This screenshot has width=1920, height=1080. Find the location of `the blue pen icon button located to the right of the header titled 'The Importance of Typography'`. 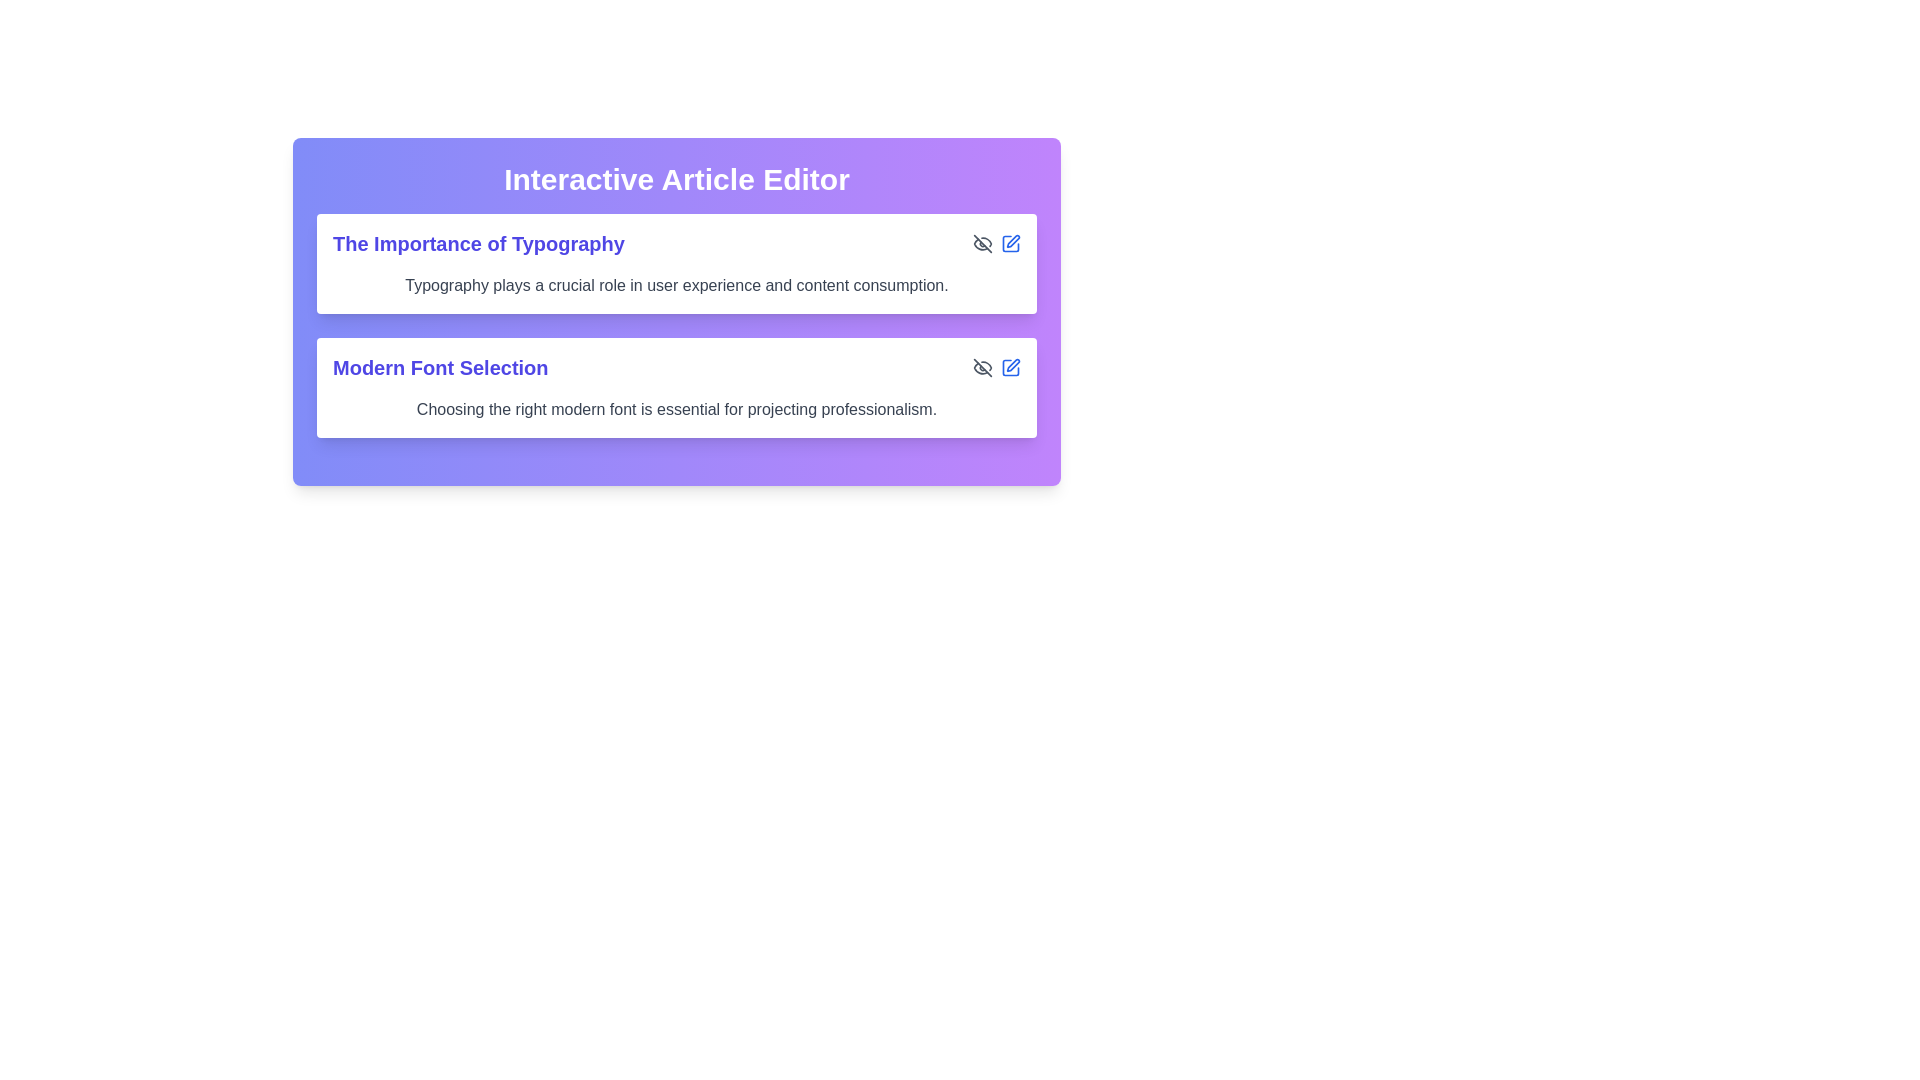

the blue pen icon button located to the right of the header titled 'The Importance of Typography' is located at coordinates (1011, 242).